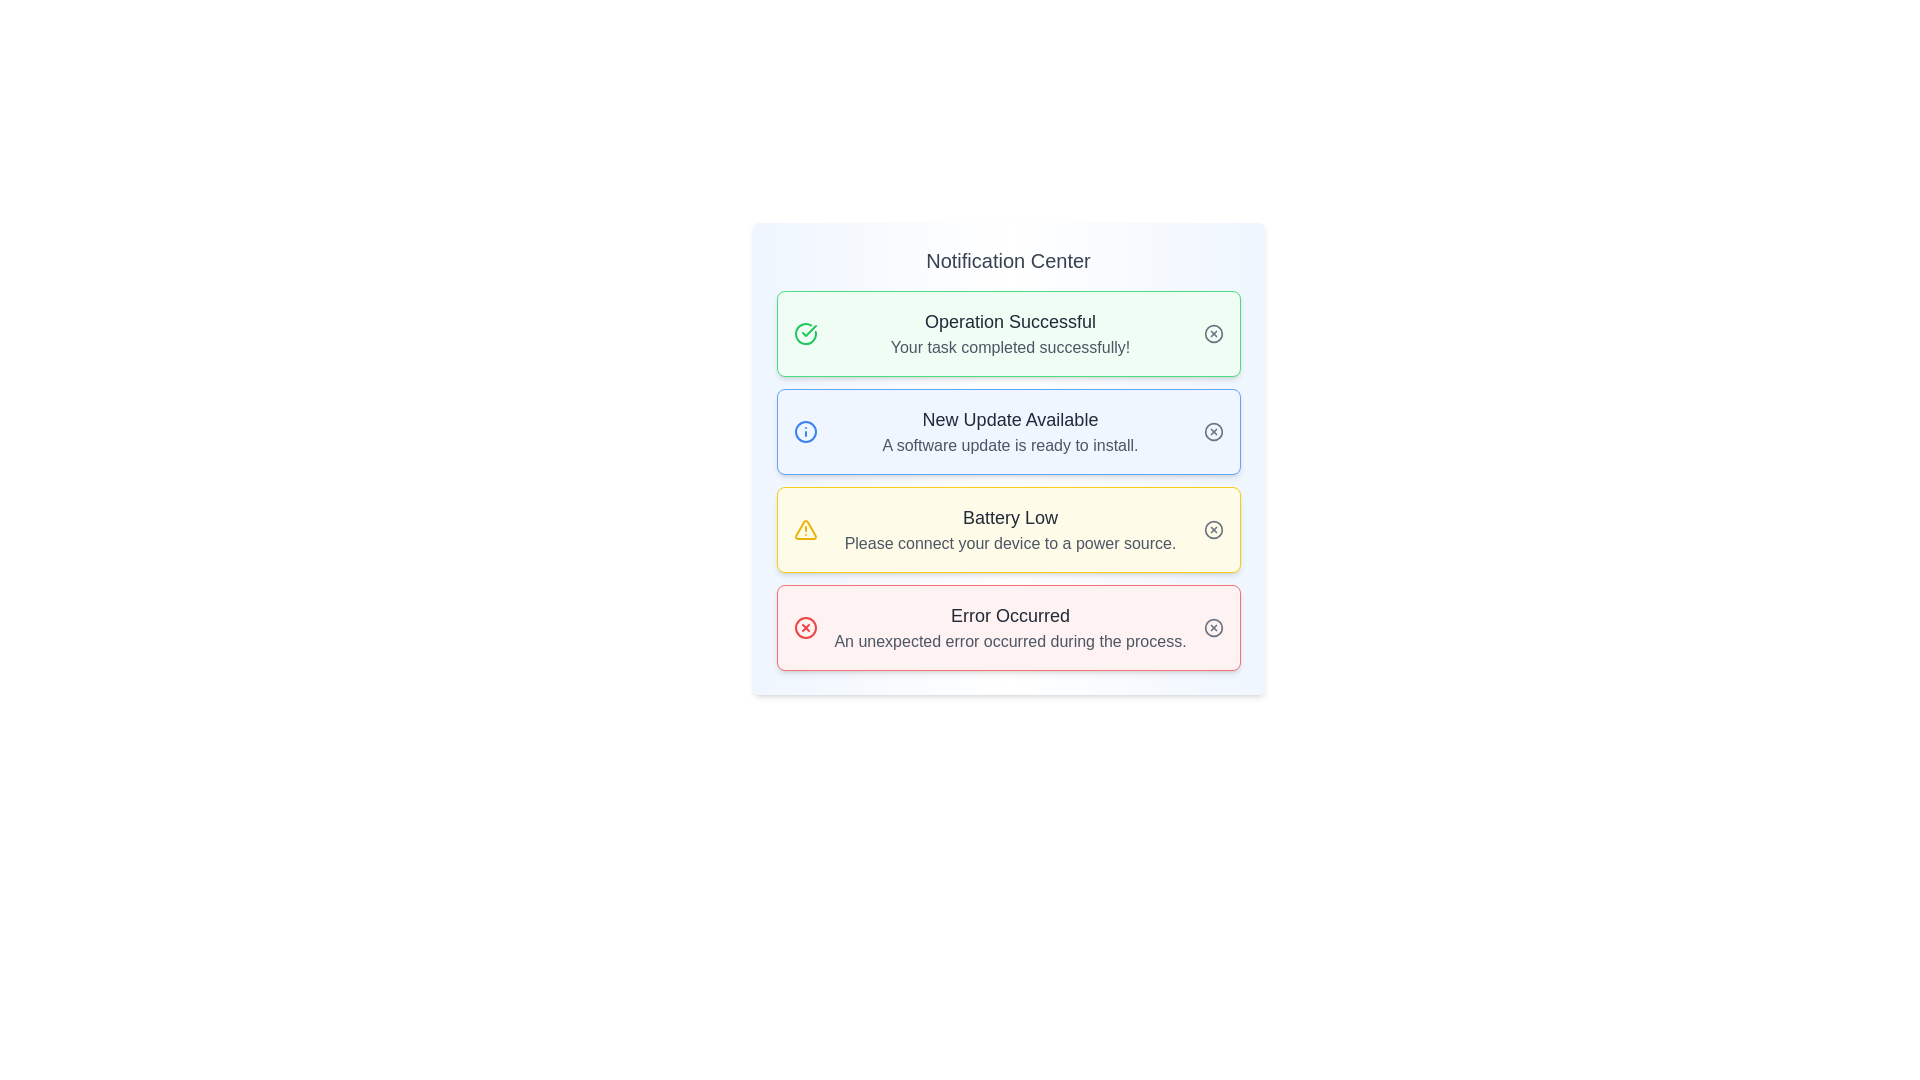 This screenshot has width=1920, height=1080. I want to click on the warning icon indicating 'Battery Low' located at the top-left corner of the yellow notification card in the notification center, so click(805, 528).